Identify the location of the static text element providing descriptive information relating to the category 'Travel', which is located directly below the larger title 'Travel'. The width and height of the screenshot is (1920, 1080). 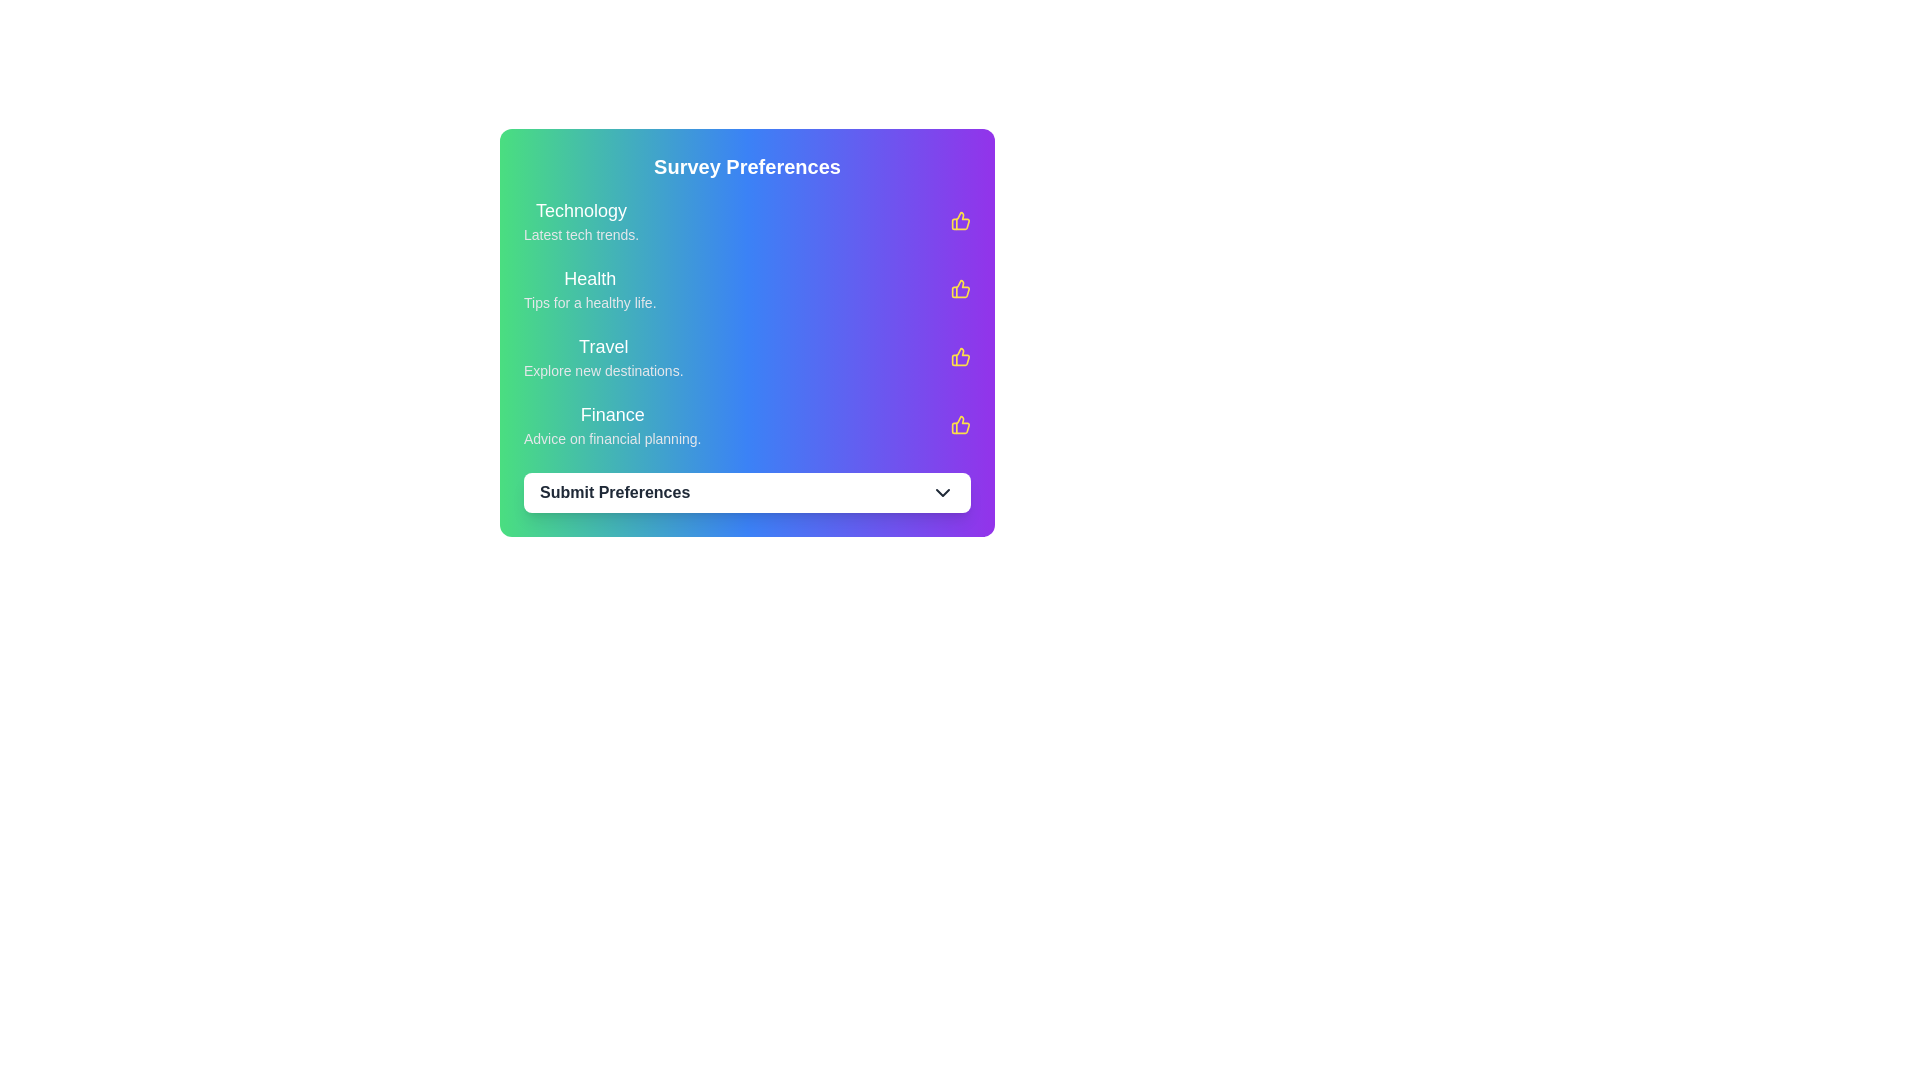
(602, 370).